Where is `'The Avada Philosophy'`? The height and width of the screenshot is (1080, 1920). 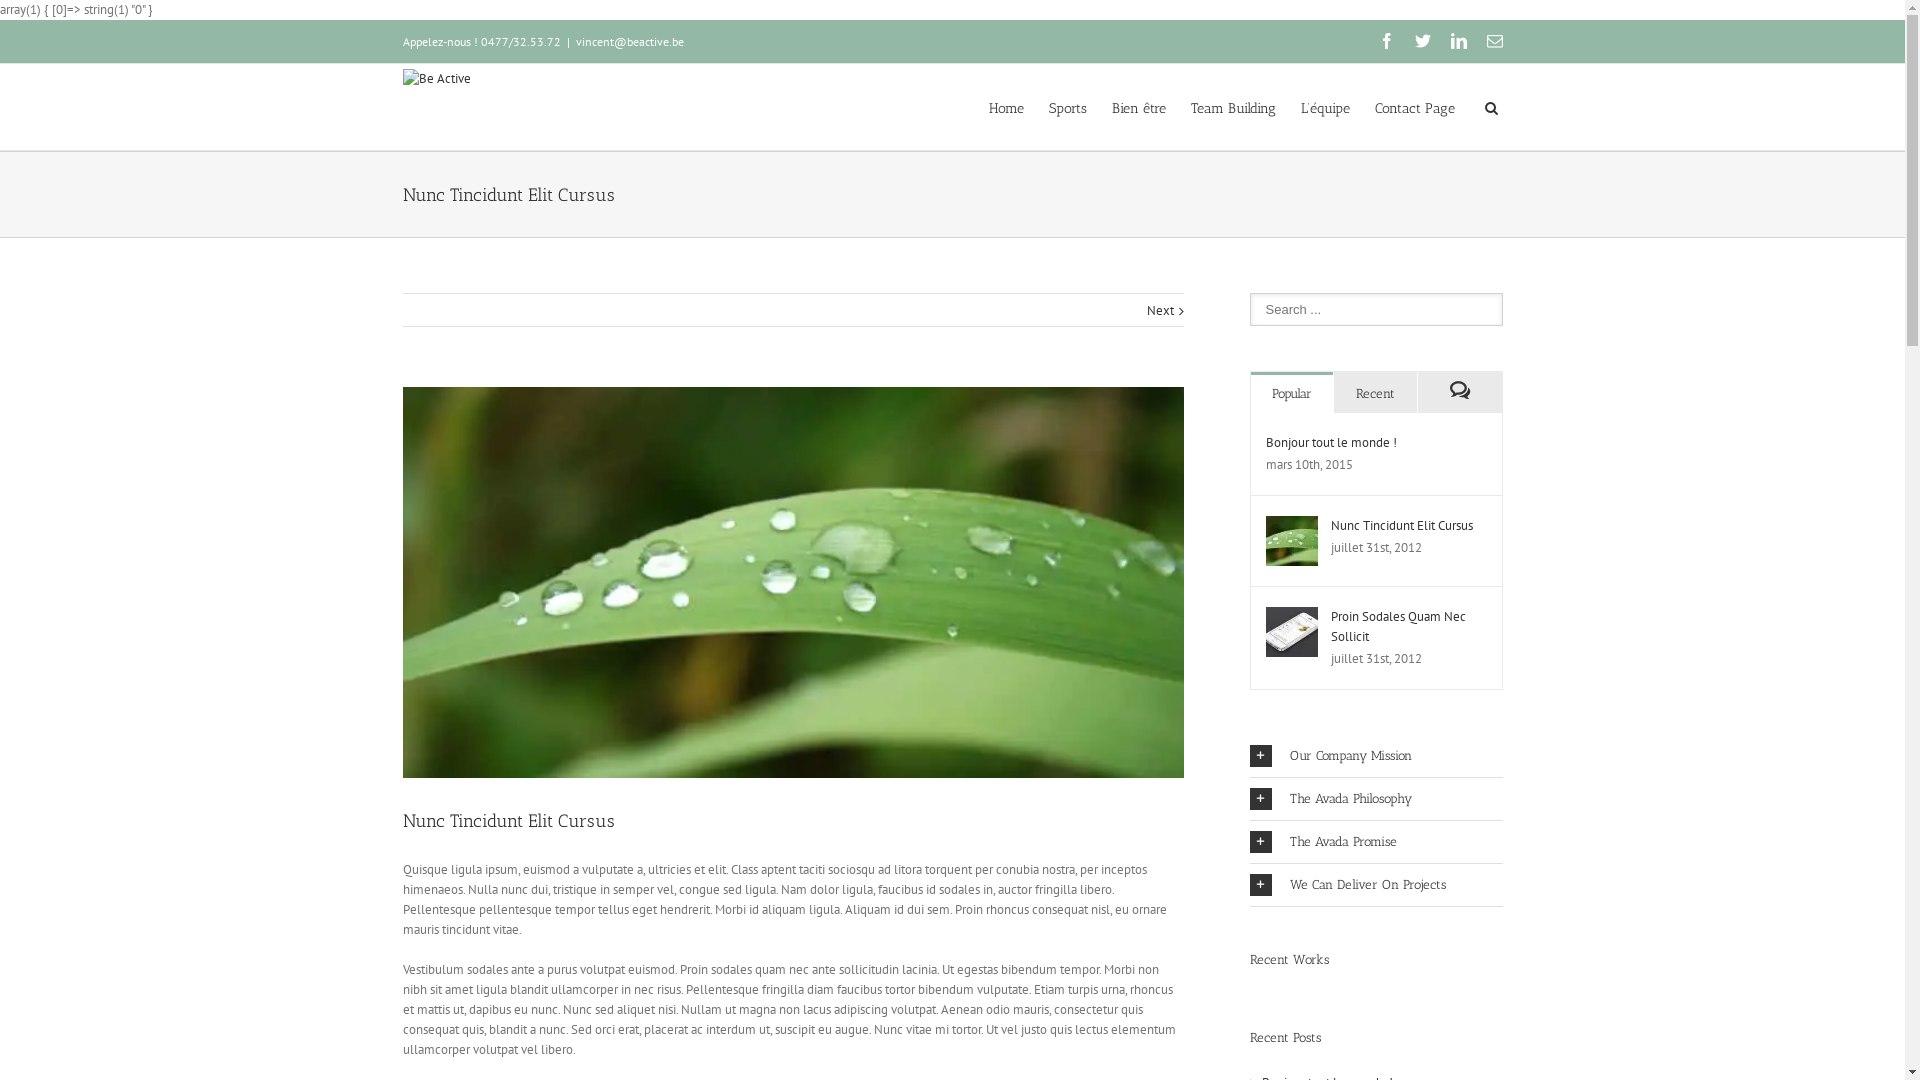
'The Avada Philosophy' is located at coordinates (1375, 797).